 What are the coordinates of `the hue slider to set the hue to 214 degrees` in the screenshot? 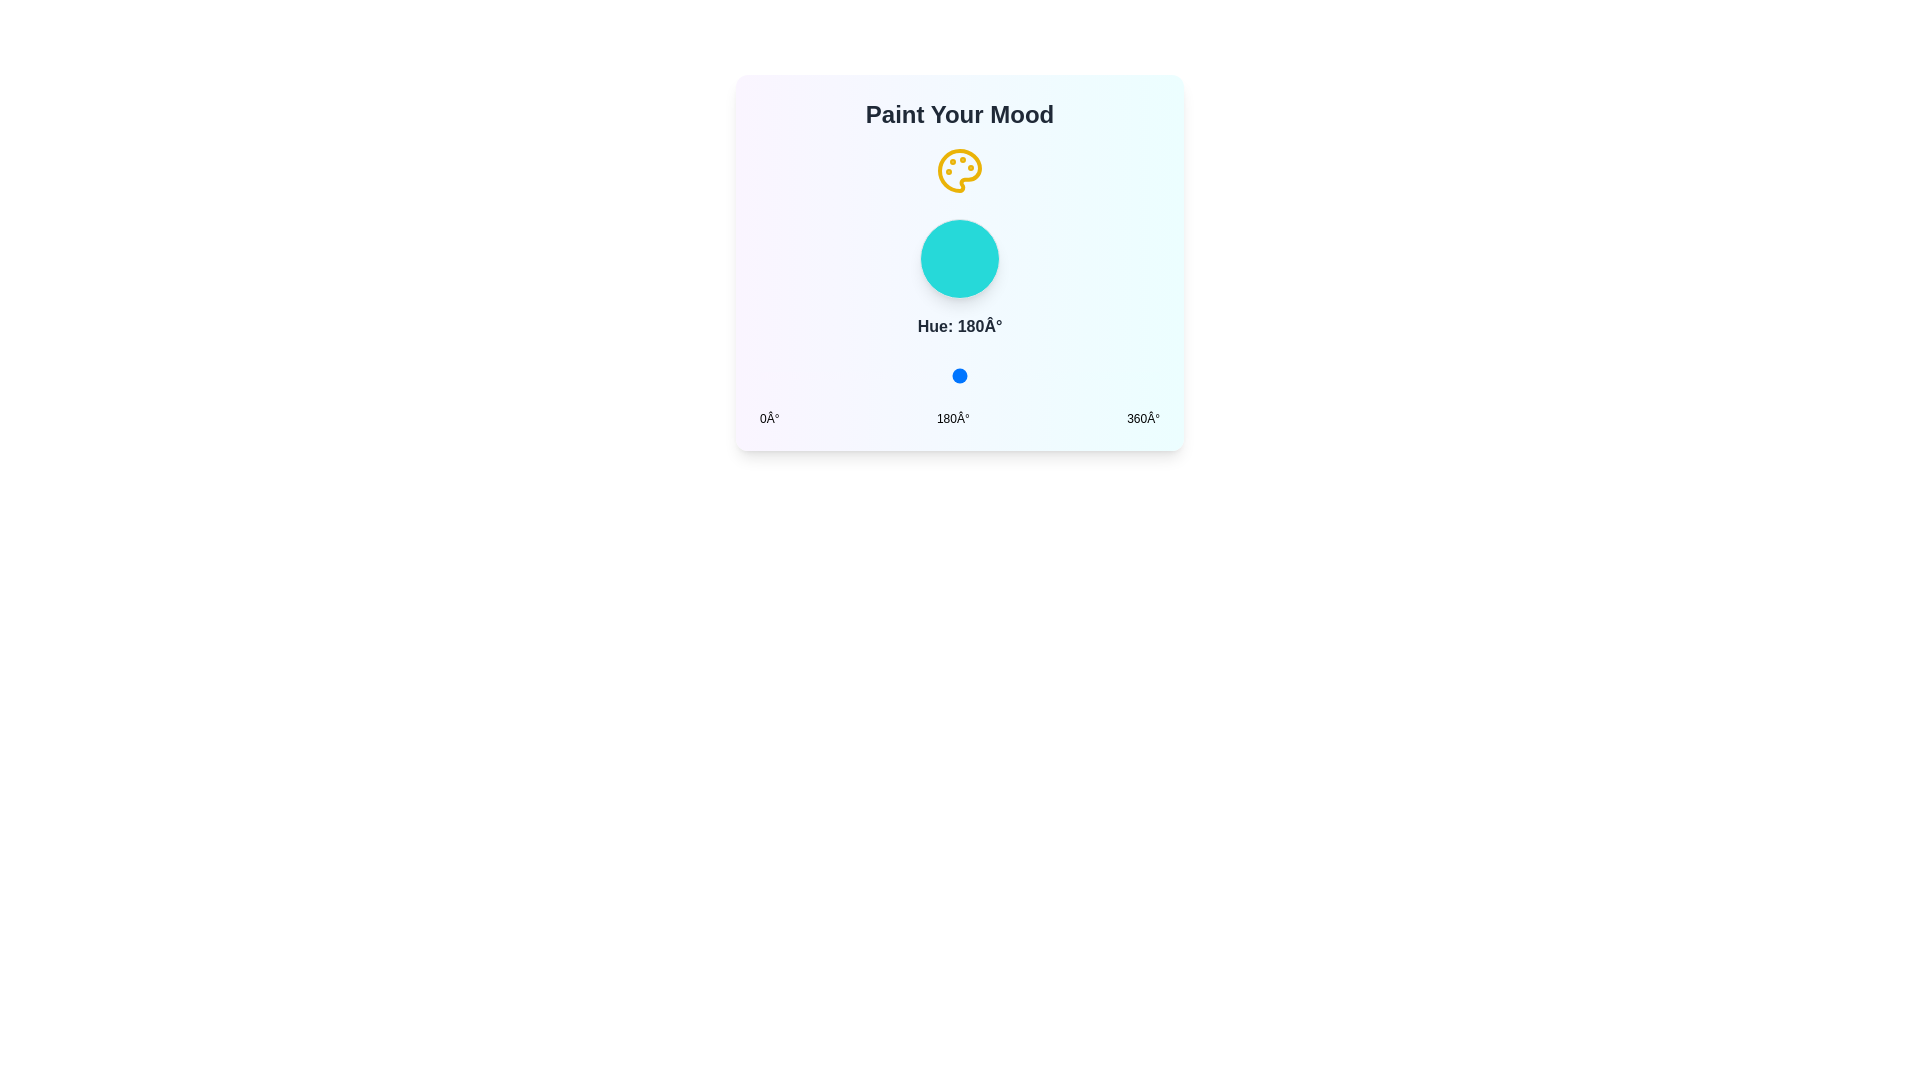 It's located at (997, 375).